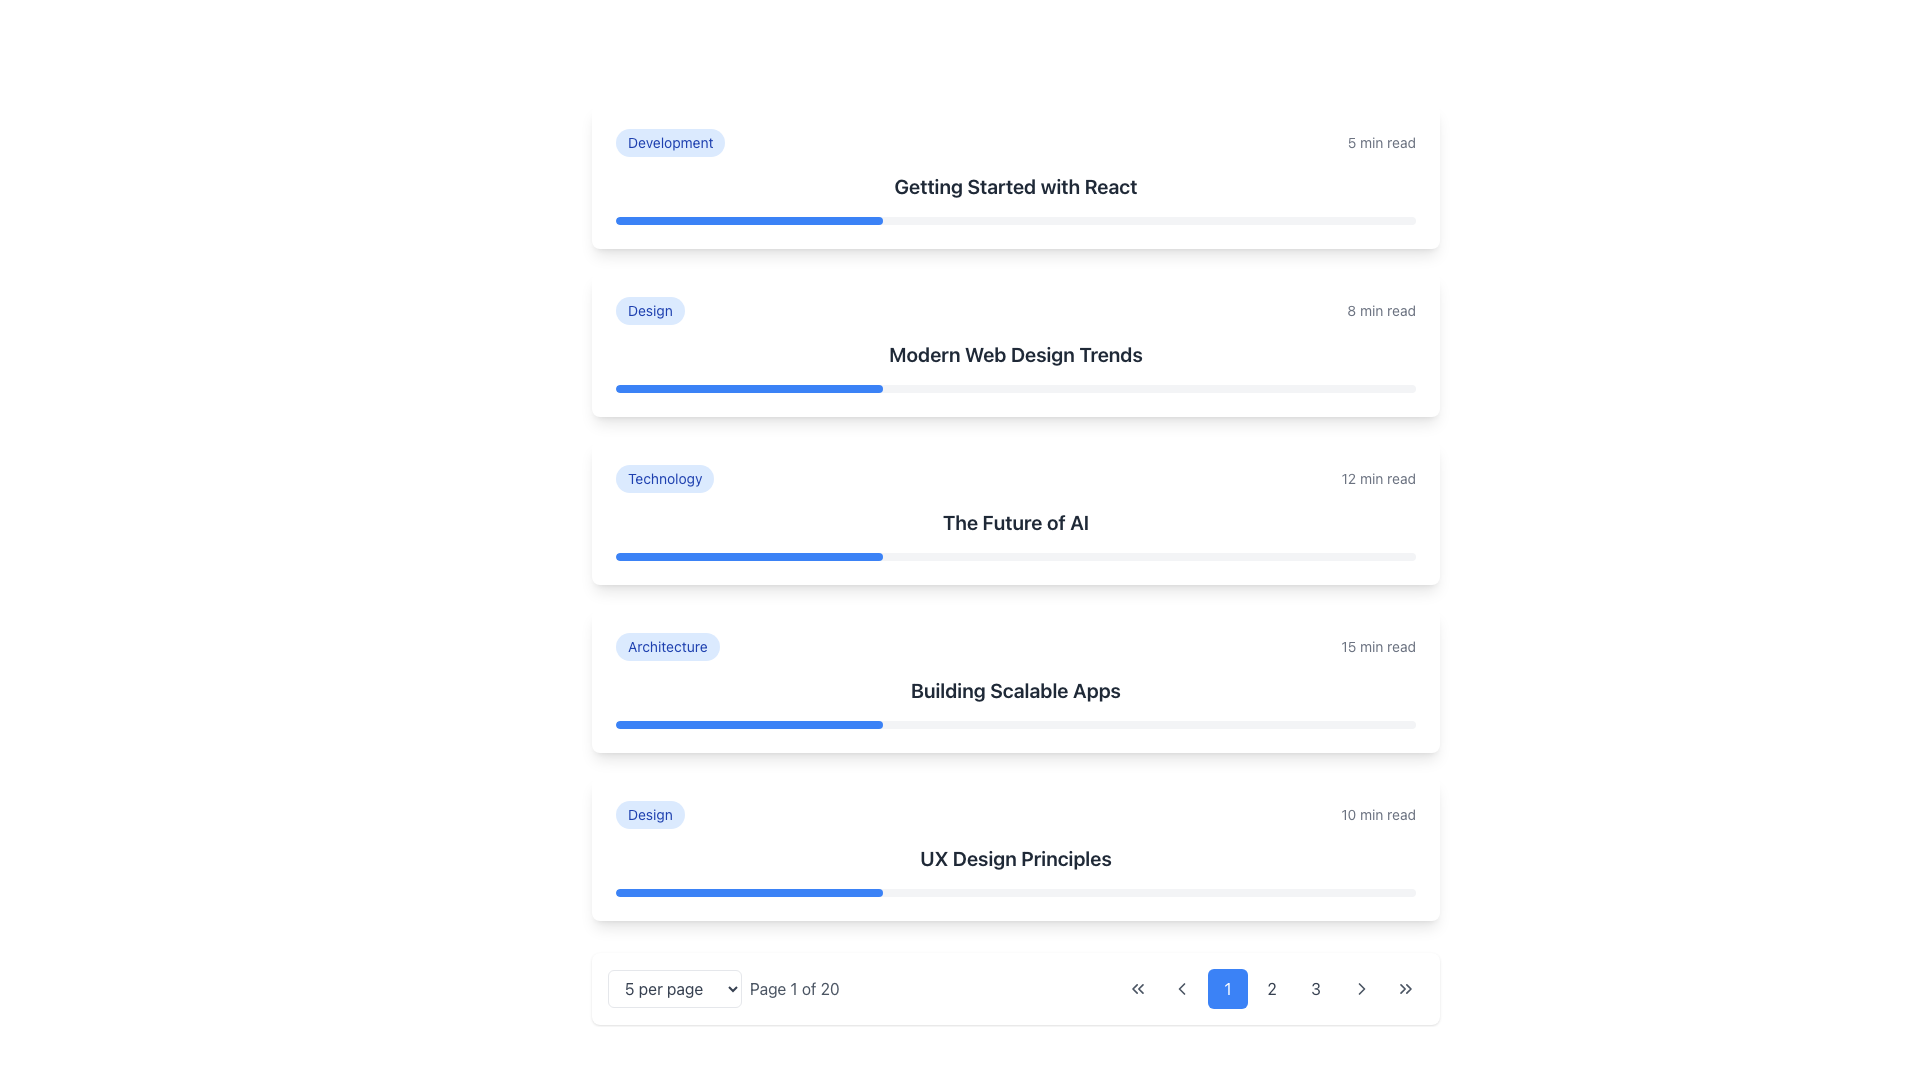 The image size is (1920, 1080). Describe the element at coordinates (1271, 987) in the screenshot. I see `the second pagination button located between the '1' and '3' buttons` at that location.